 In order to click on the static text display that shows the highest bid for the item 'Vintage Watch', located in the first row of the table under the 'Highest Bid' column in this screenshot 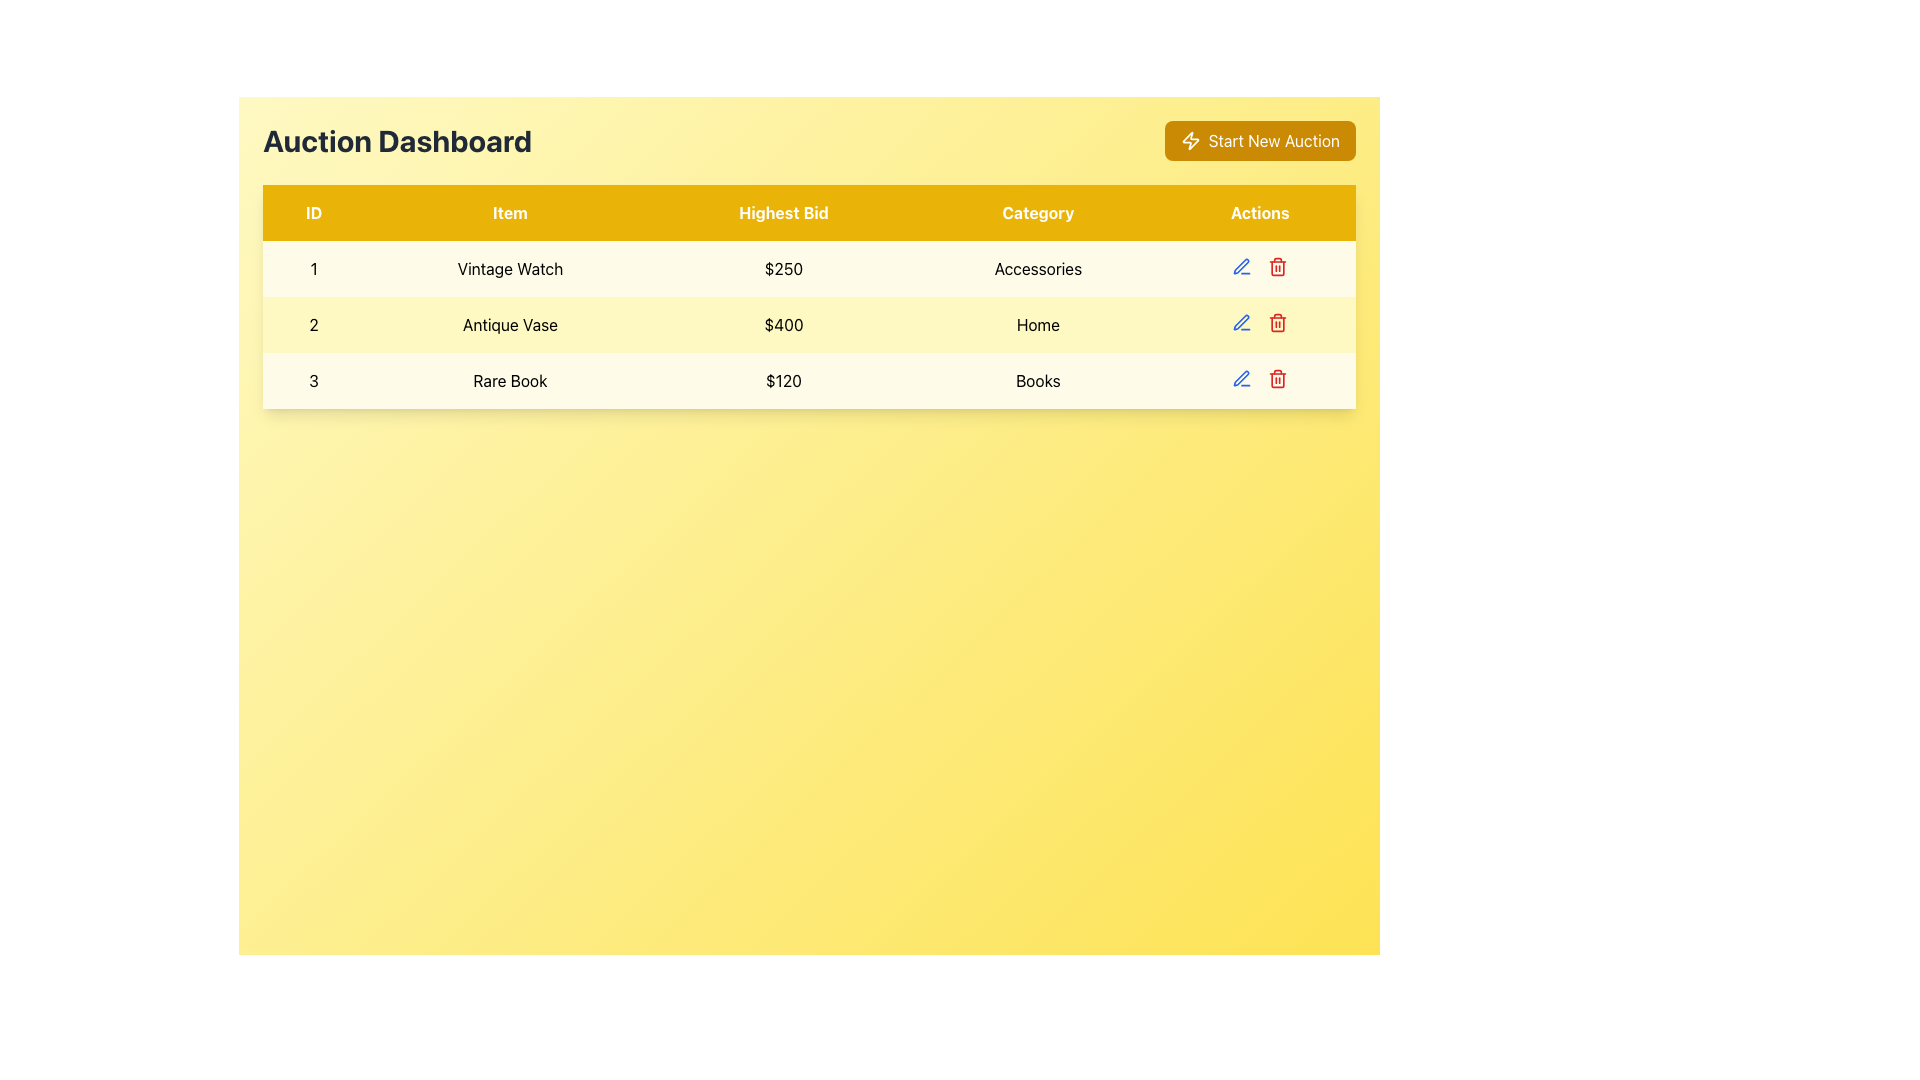, I will do `click(782, 268)`.